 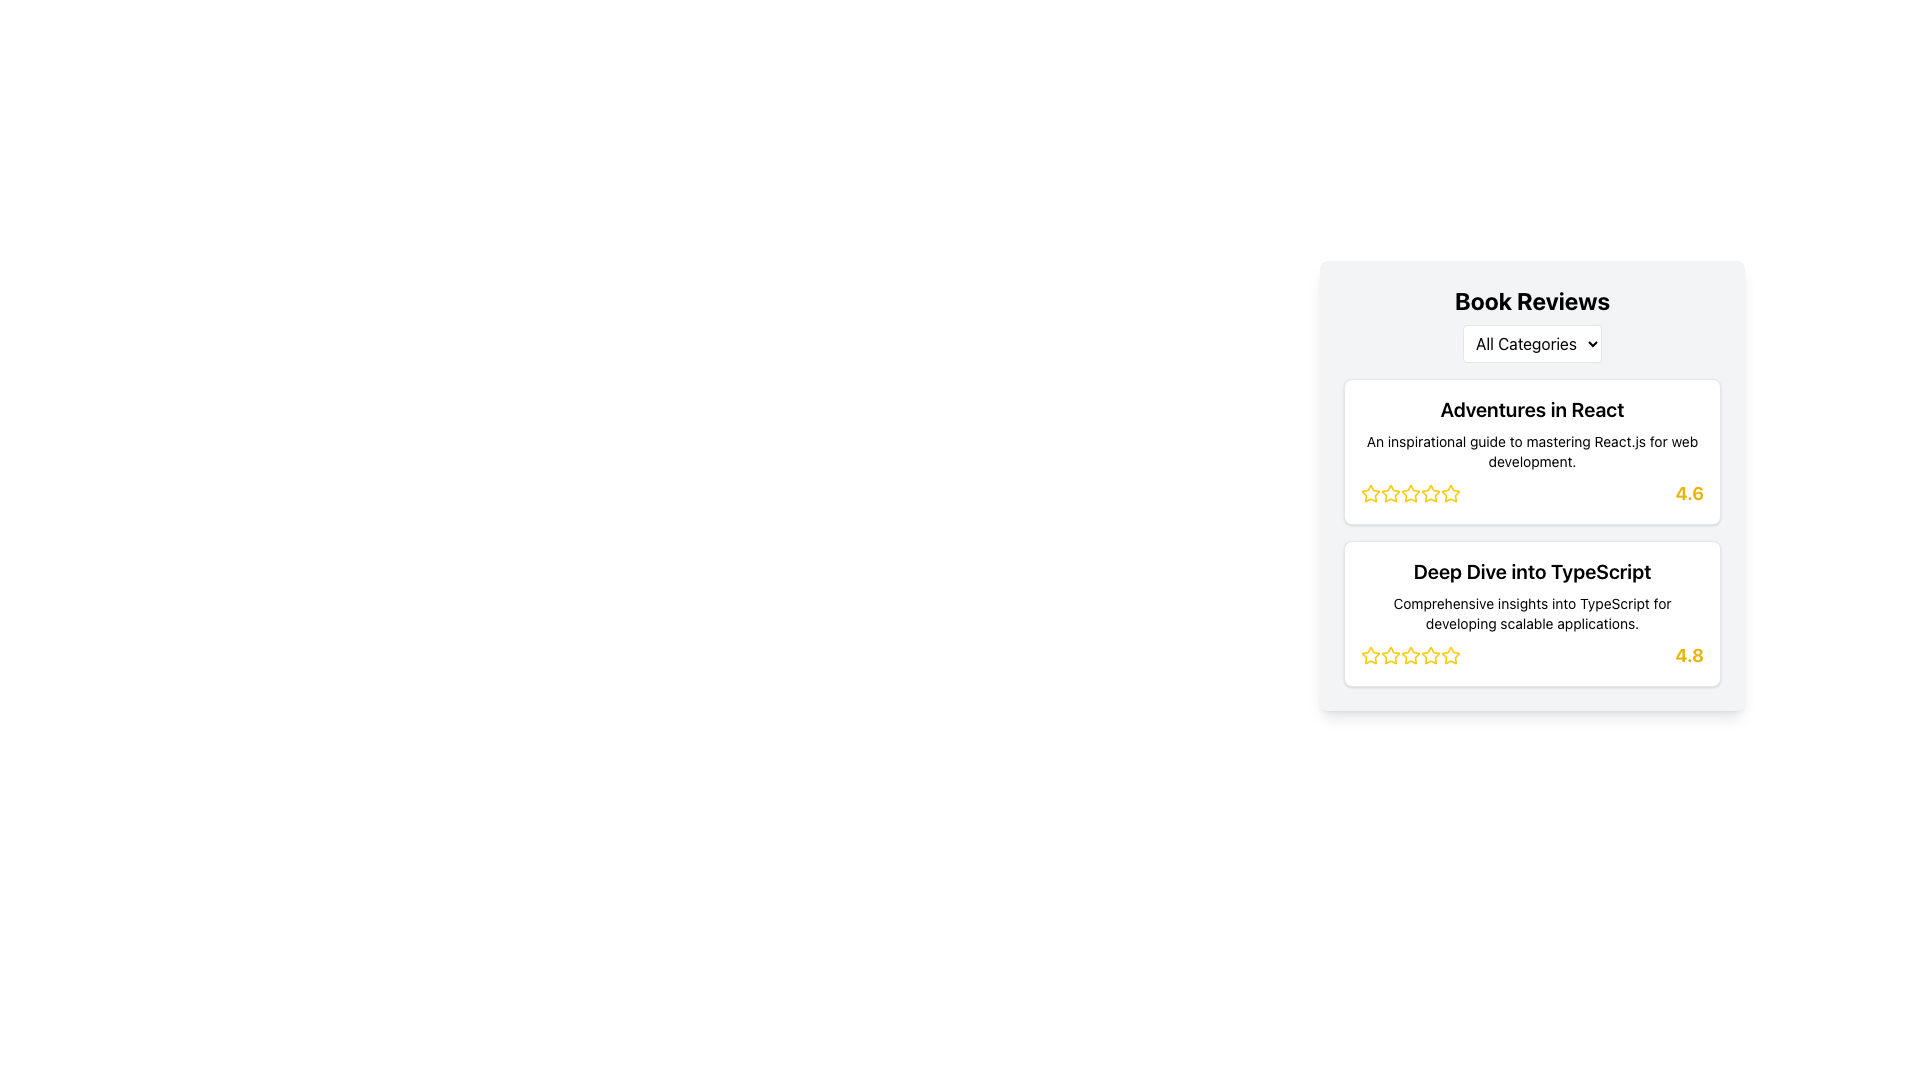 I want to click on the first star rating icon, which is a star shape with a yellow outline and a white fill, located below the text 'Deep Dive into TypeScript', so click(x=1410, y=655).